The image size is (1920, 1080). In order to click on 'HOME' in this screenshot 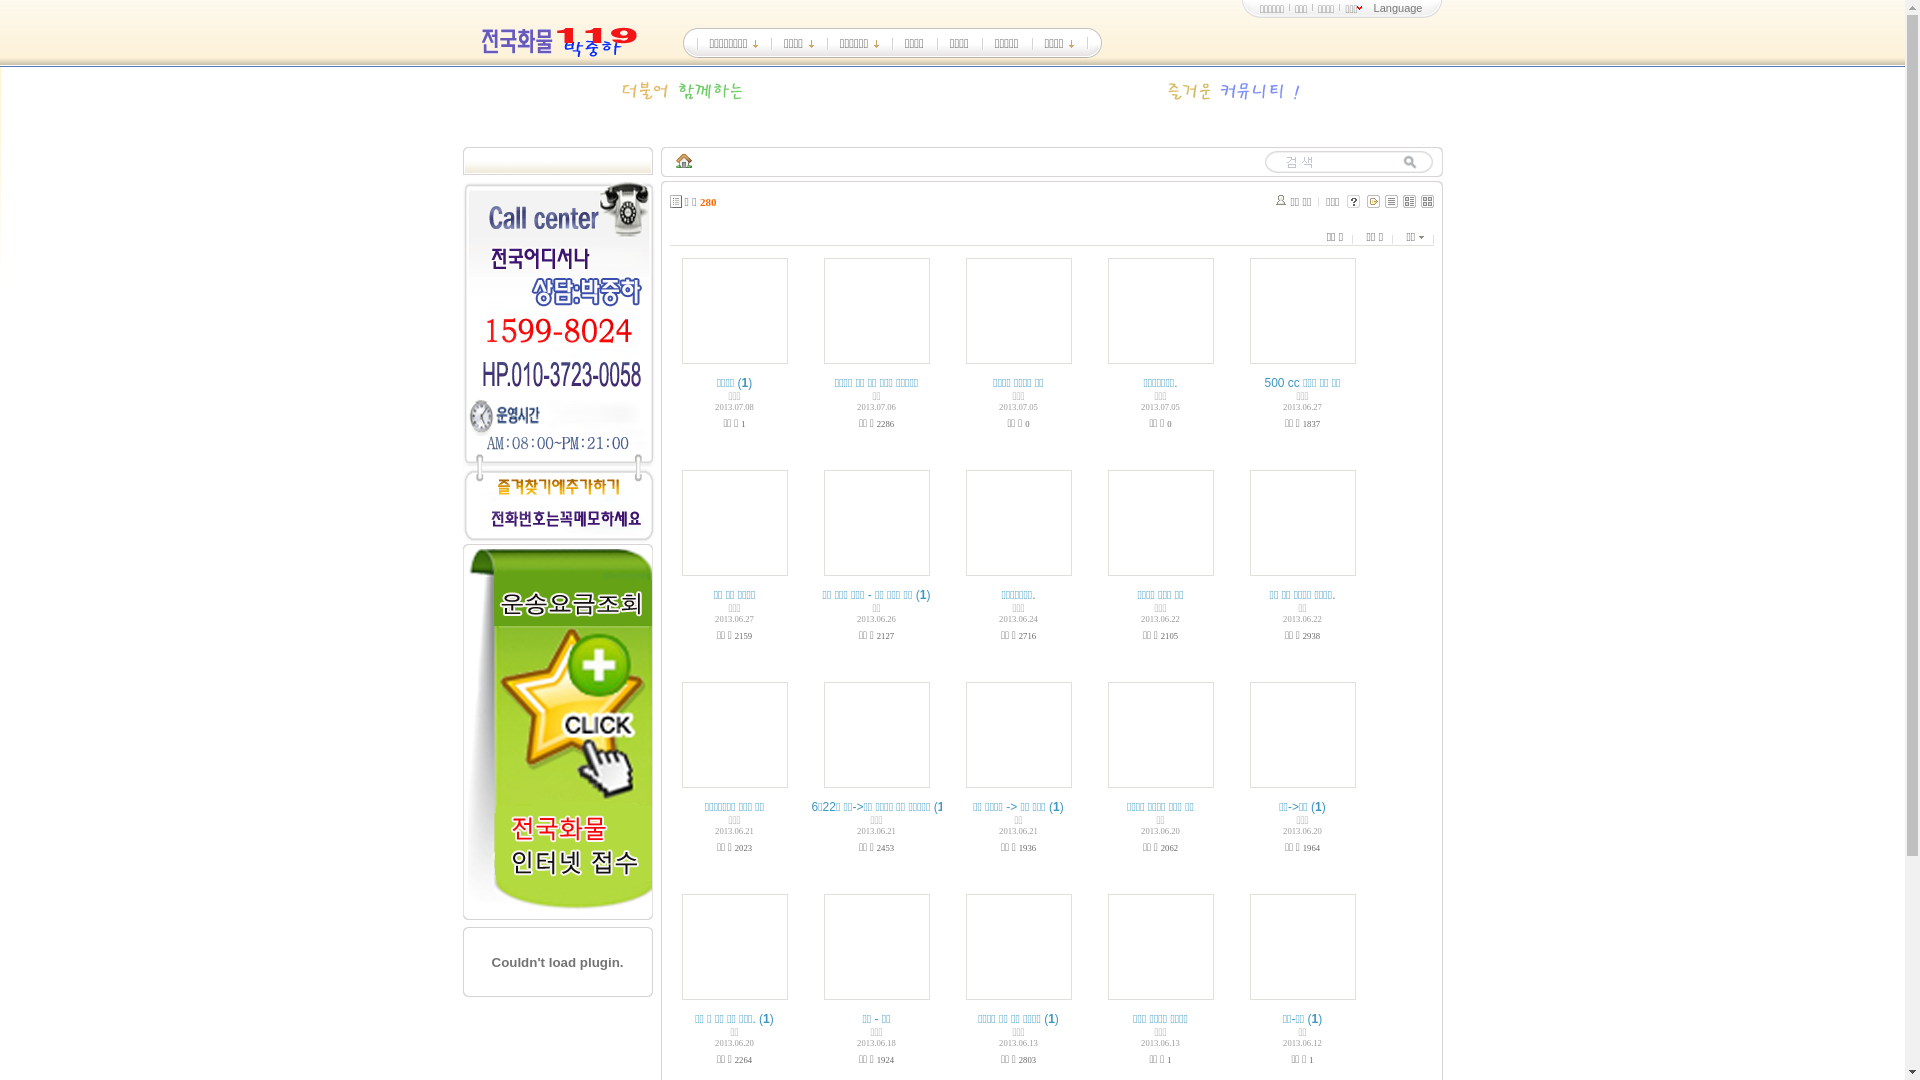, I will do `click(684, 161)`.